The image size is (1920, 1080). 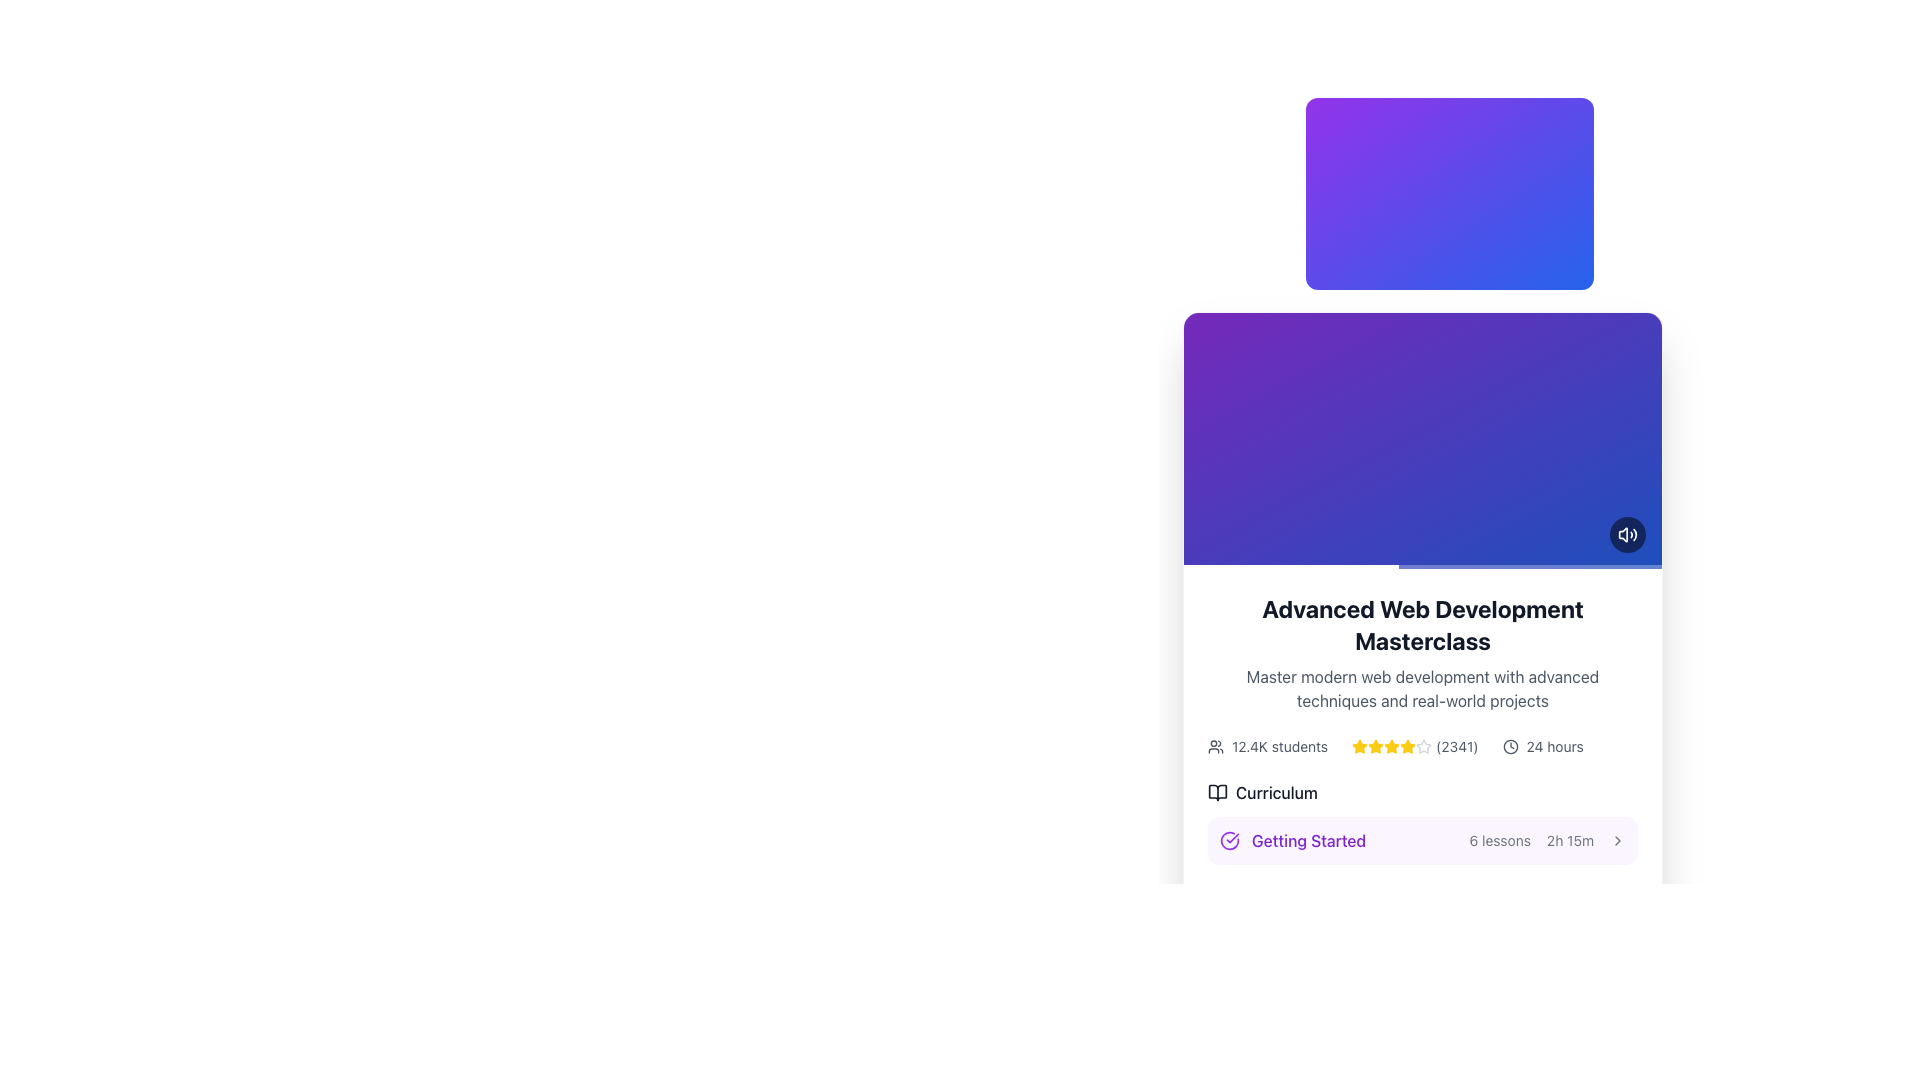 I want to click on the clickable list item or link for the 'Getting Started' section located below the 'Curriculum' title, so click(x=1421, y=896).